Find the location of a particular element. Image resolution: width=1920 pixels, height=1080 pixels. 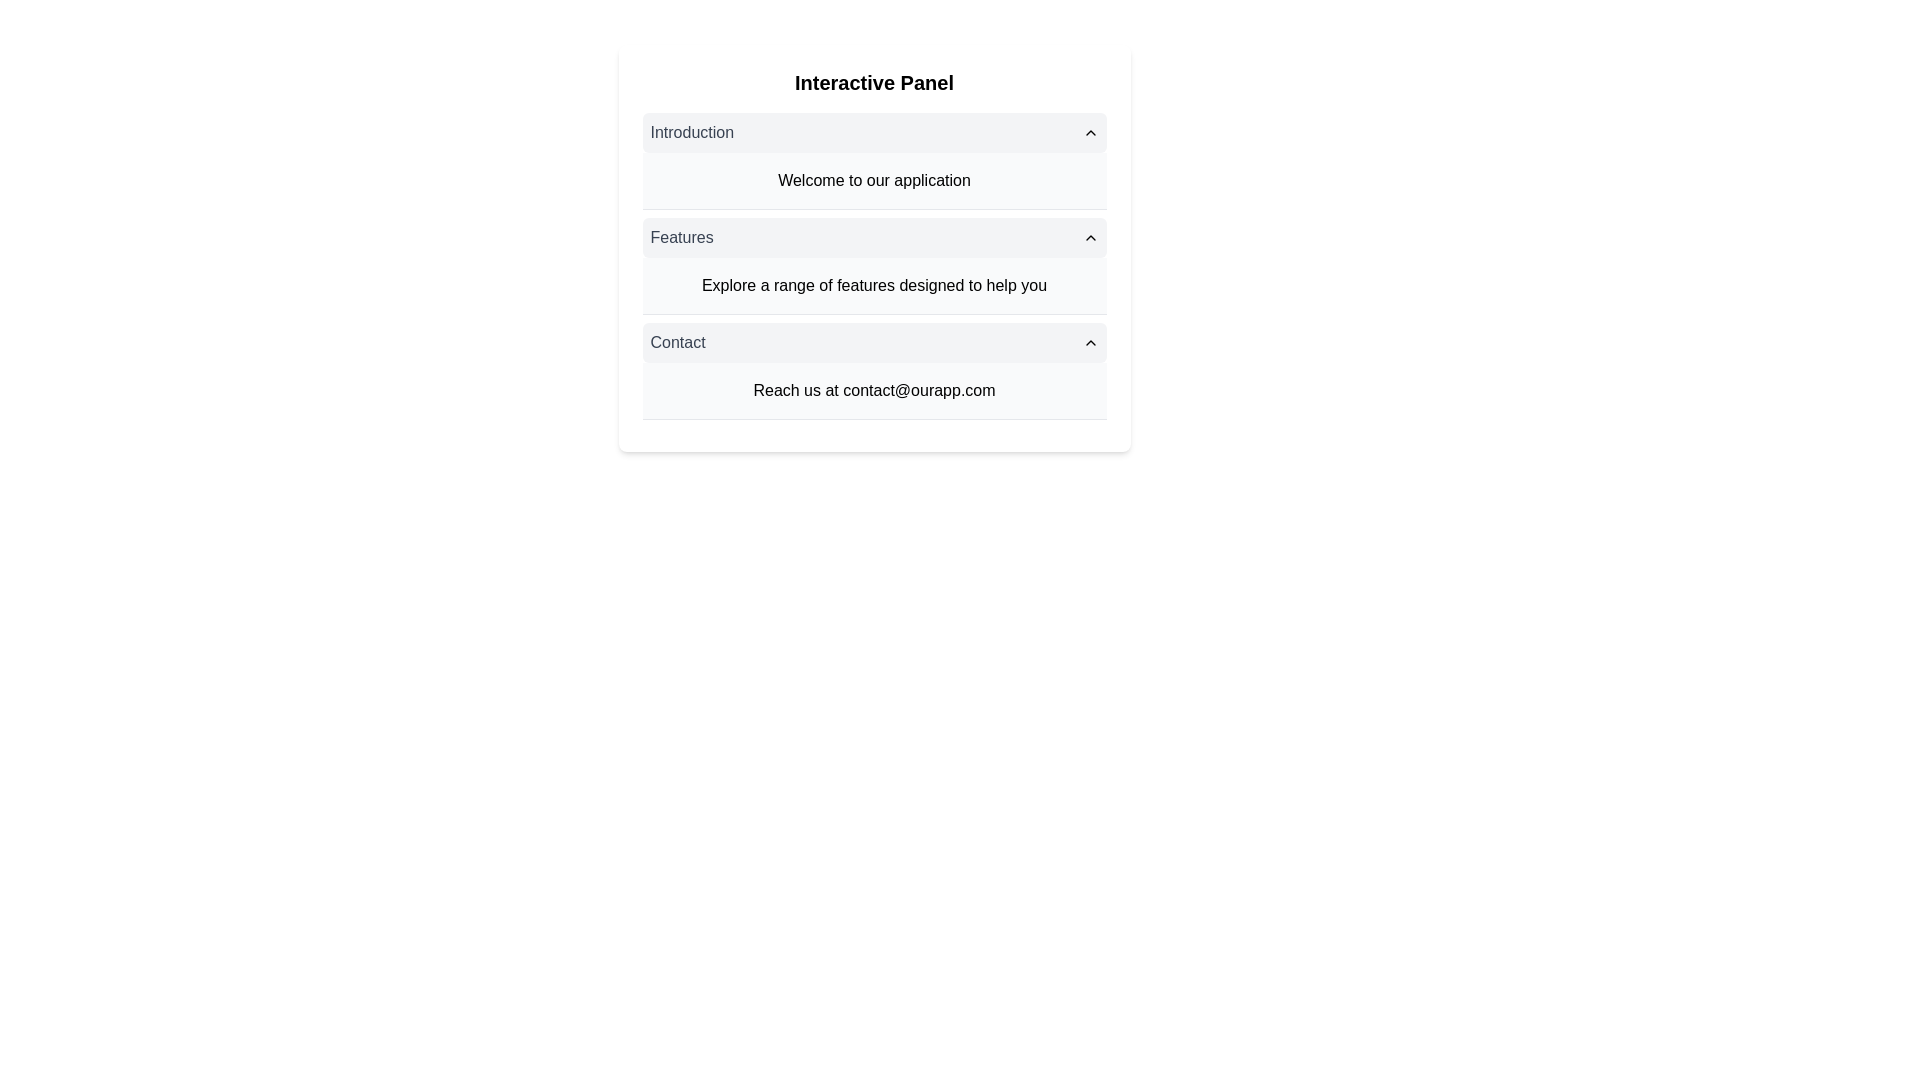

the collapsible panel section that provides contact information is located at coordinates (874, 371).